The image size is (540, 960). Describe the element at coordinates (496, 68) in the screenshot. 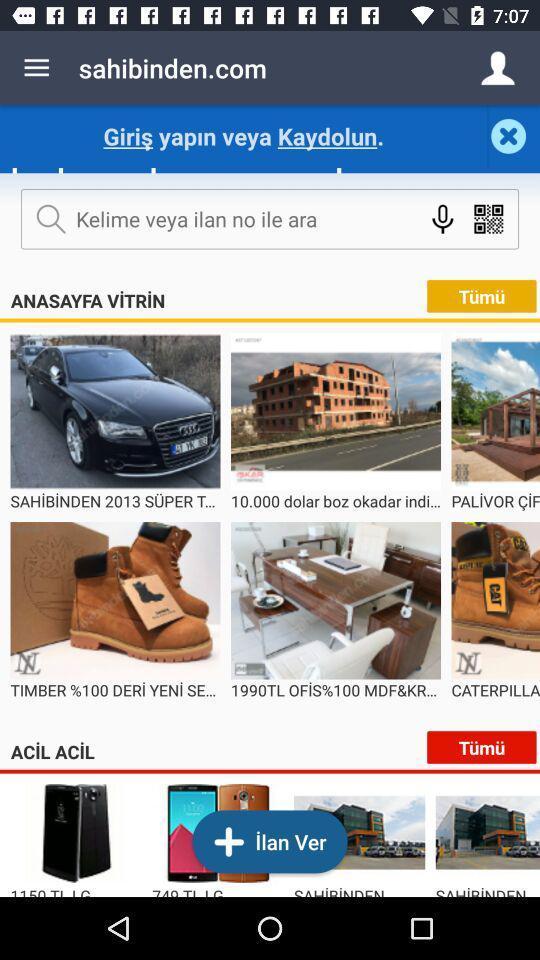

I see `image above close button` at that location.